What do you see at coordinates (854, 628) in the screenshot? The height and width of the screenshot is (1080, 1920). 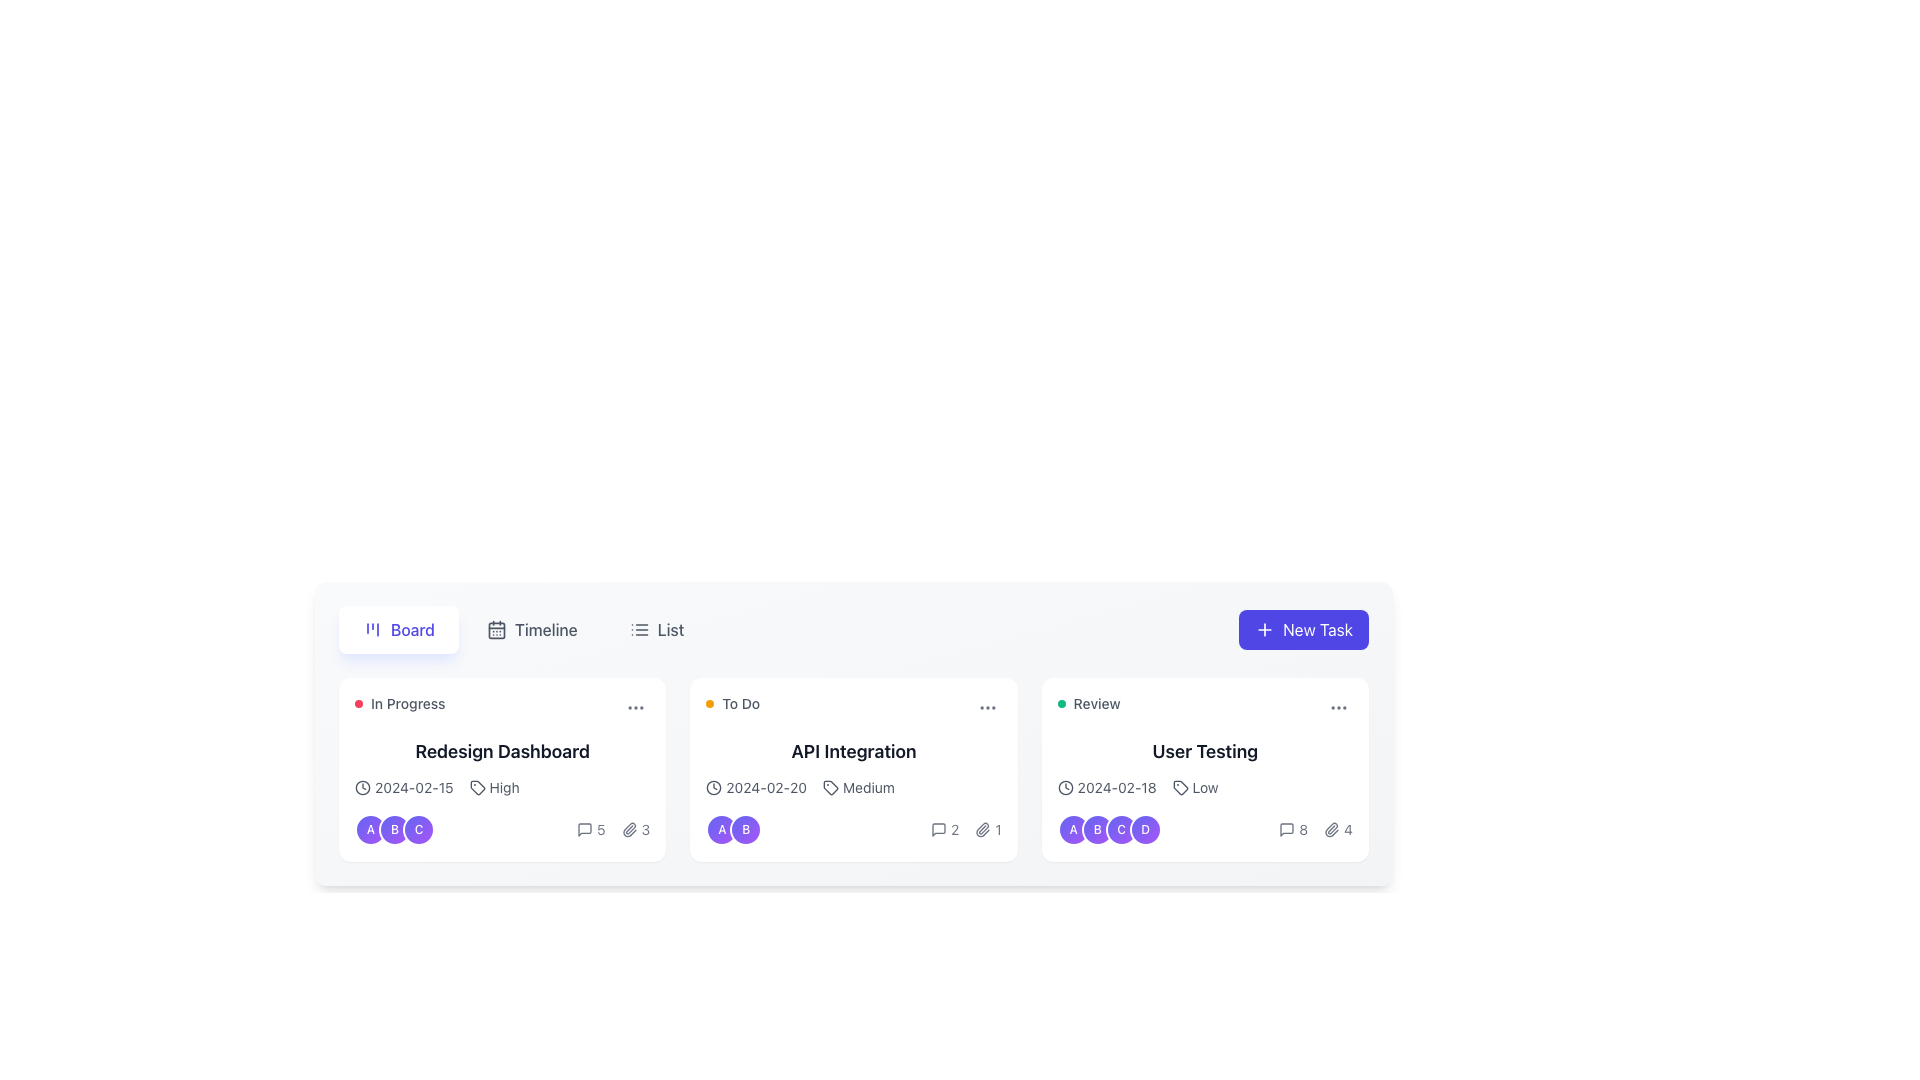 I see `the 'List' menu item in the navigation bar to switch to the list view` at bounding box center [854, 628].